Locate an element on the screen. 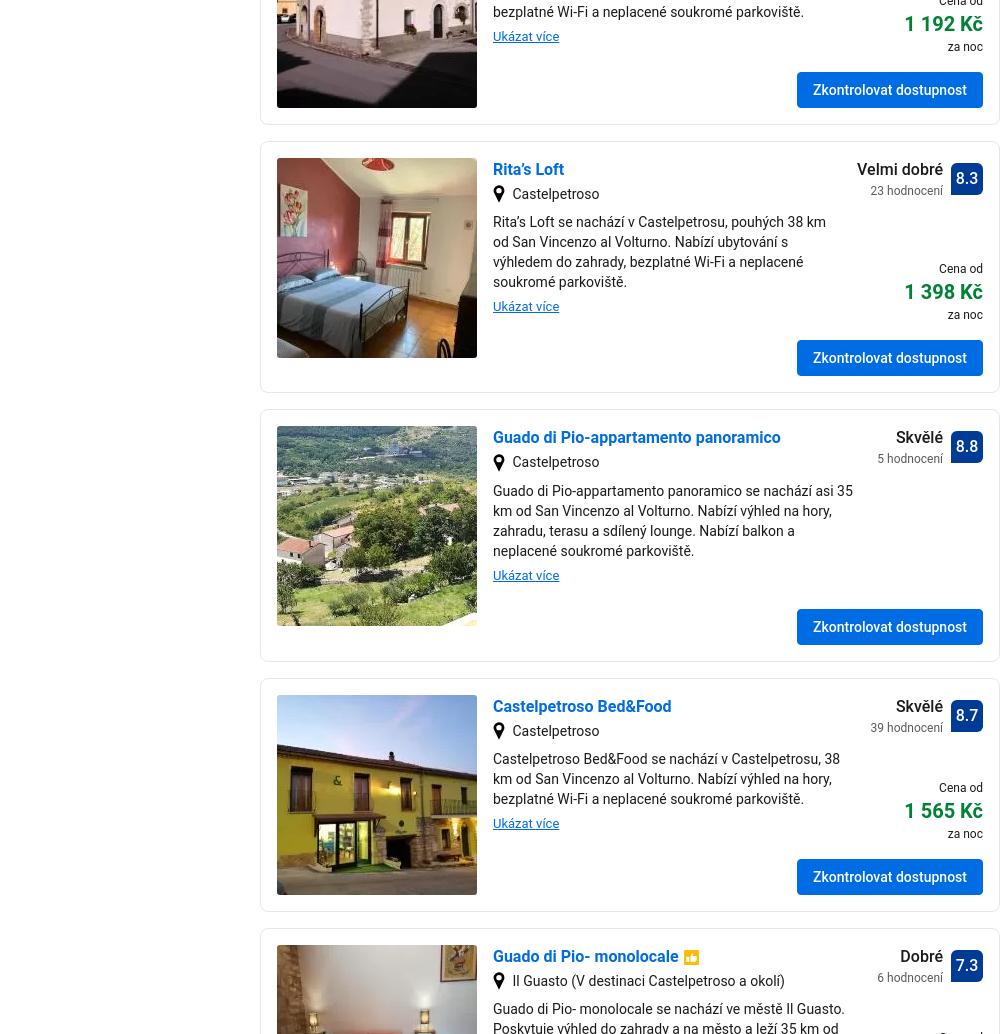 The width and height of the screenshot is (1000, 1034). 'Guado di Pio-appartamento panoramico' is located at coordinates (636, 436).